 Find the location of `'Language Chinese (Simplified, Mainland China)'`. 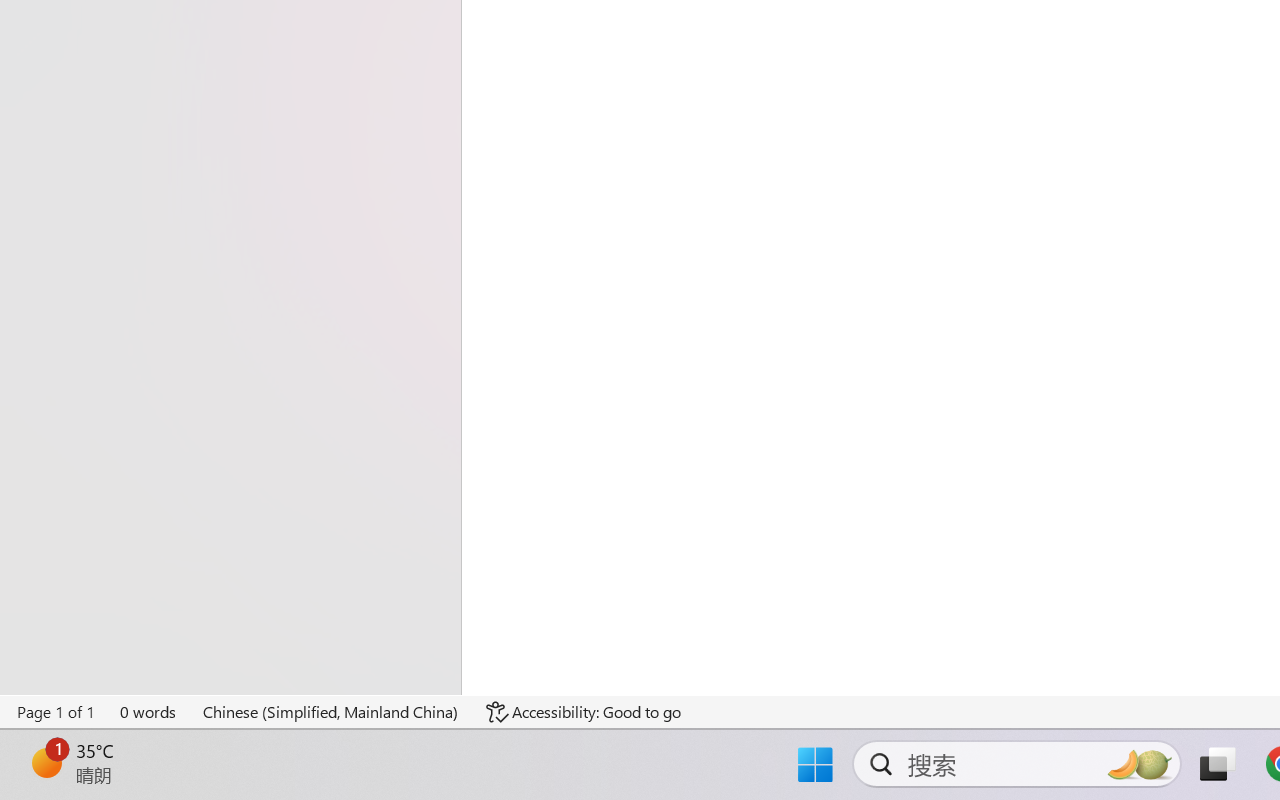

'Language Chinese (Simplified, Mainland China)' is located at coordinates (331, 711).